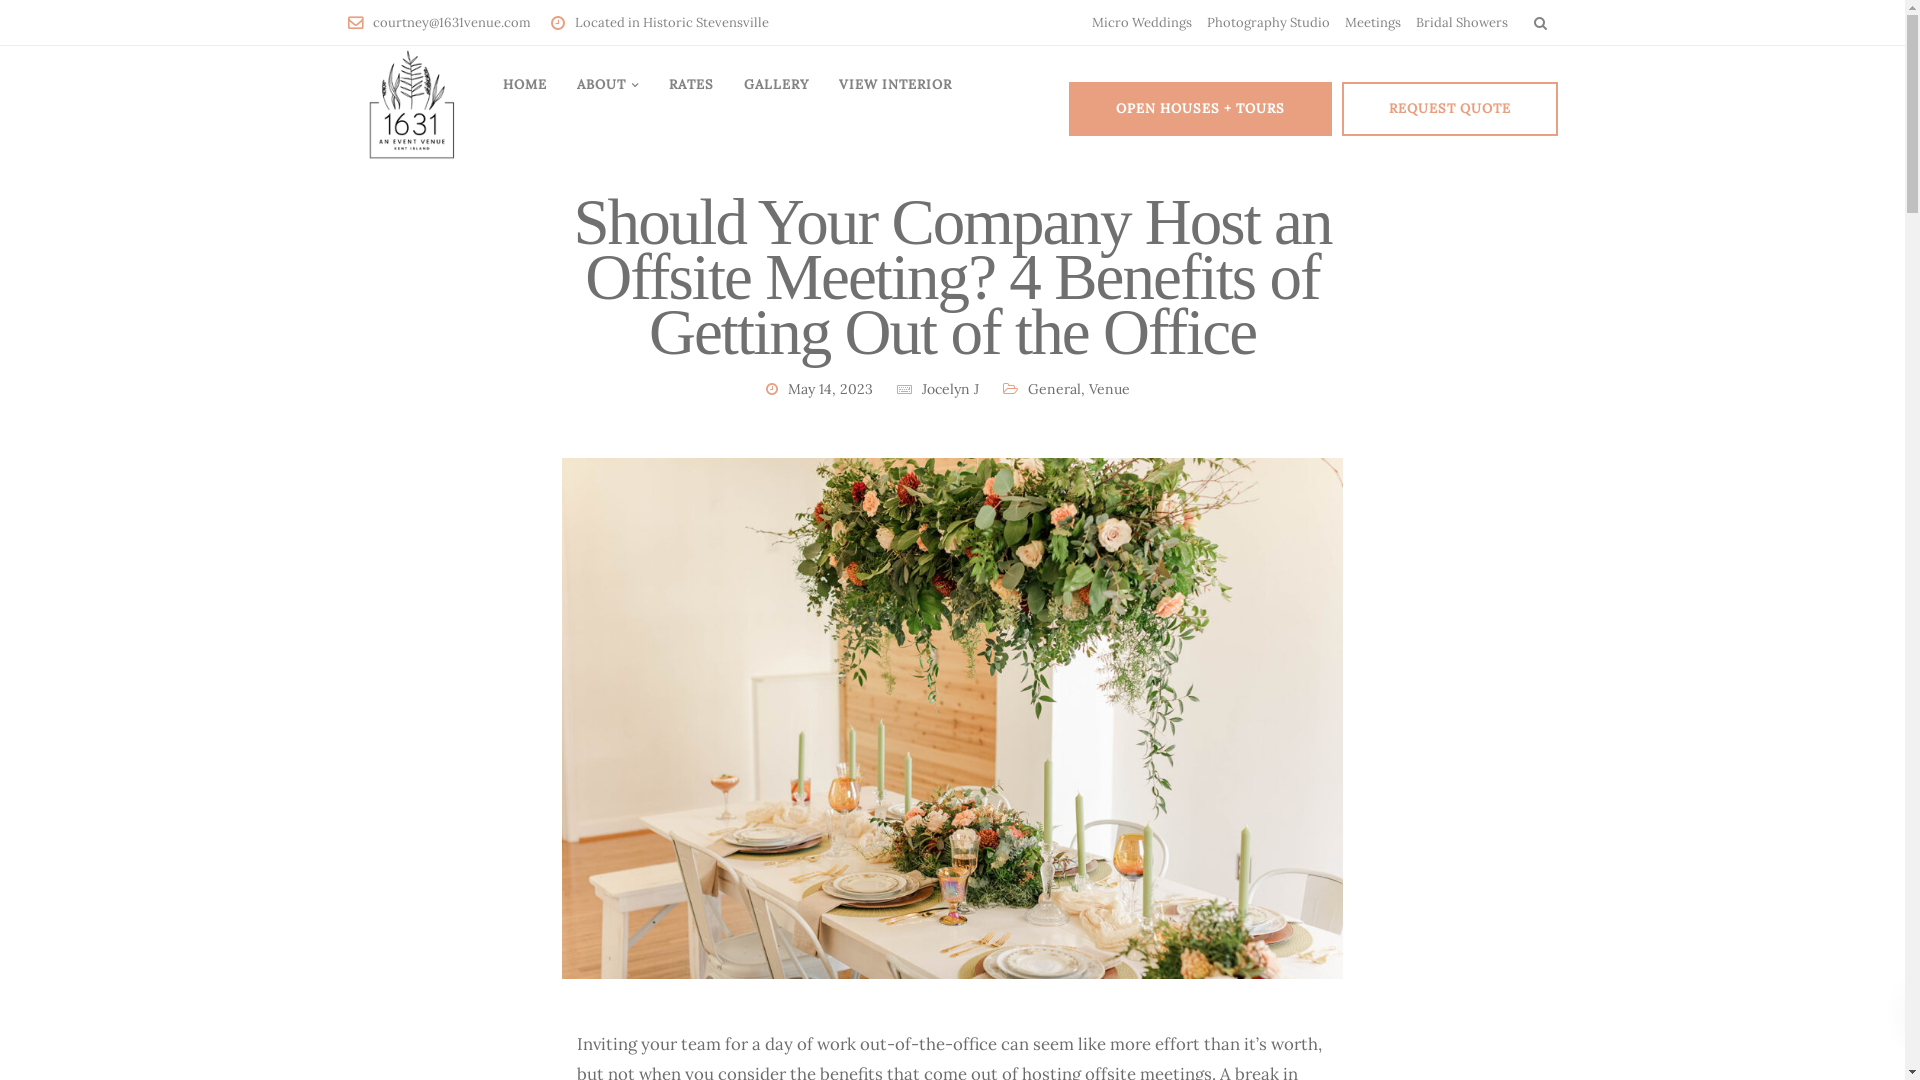 This screenshot has width=1920, height=1080. Describe the element at coordinates (570, 474) in the screenshot. I see `'Privacy policy'` at that location.